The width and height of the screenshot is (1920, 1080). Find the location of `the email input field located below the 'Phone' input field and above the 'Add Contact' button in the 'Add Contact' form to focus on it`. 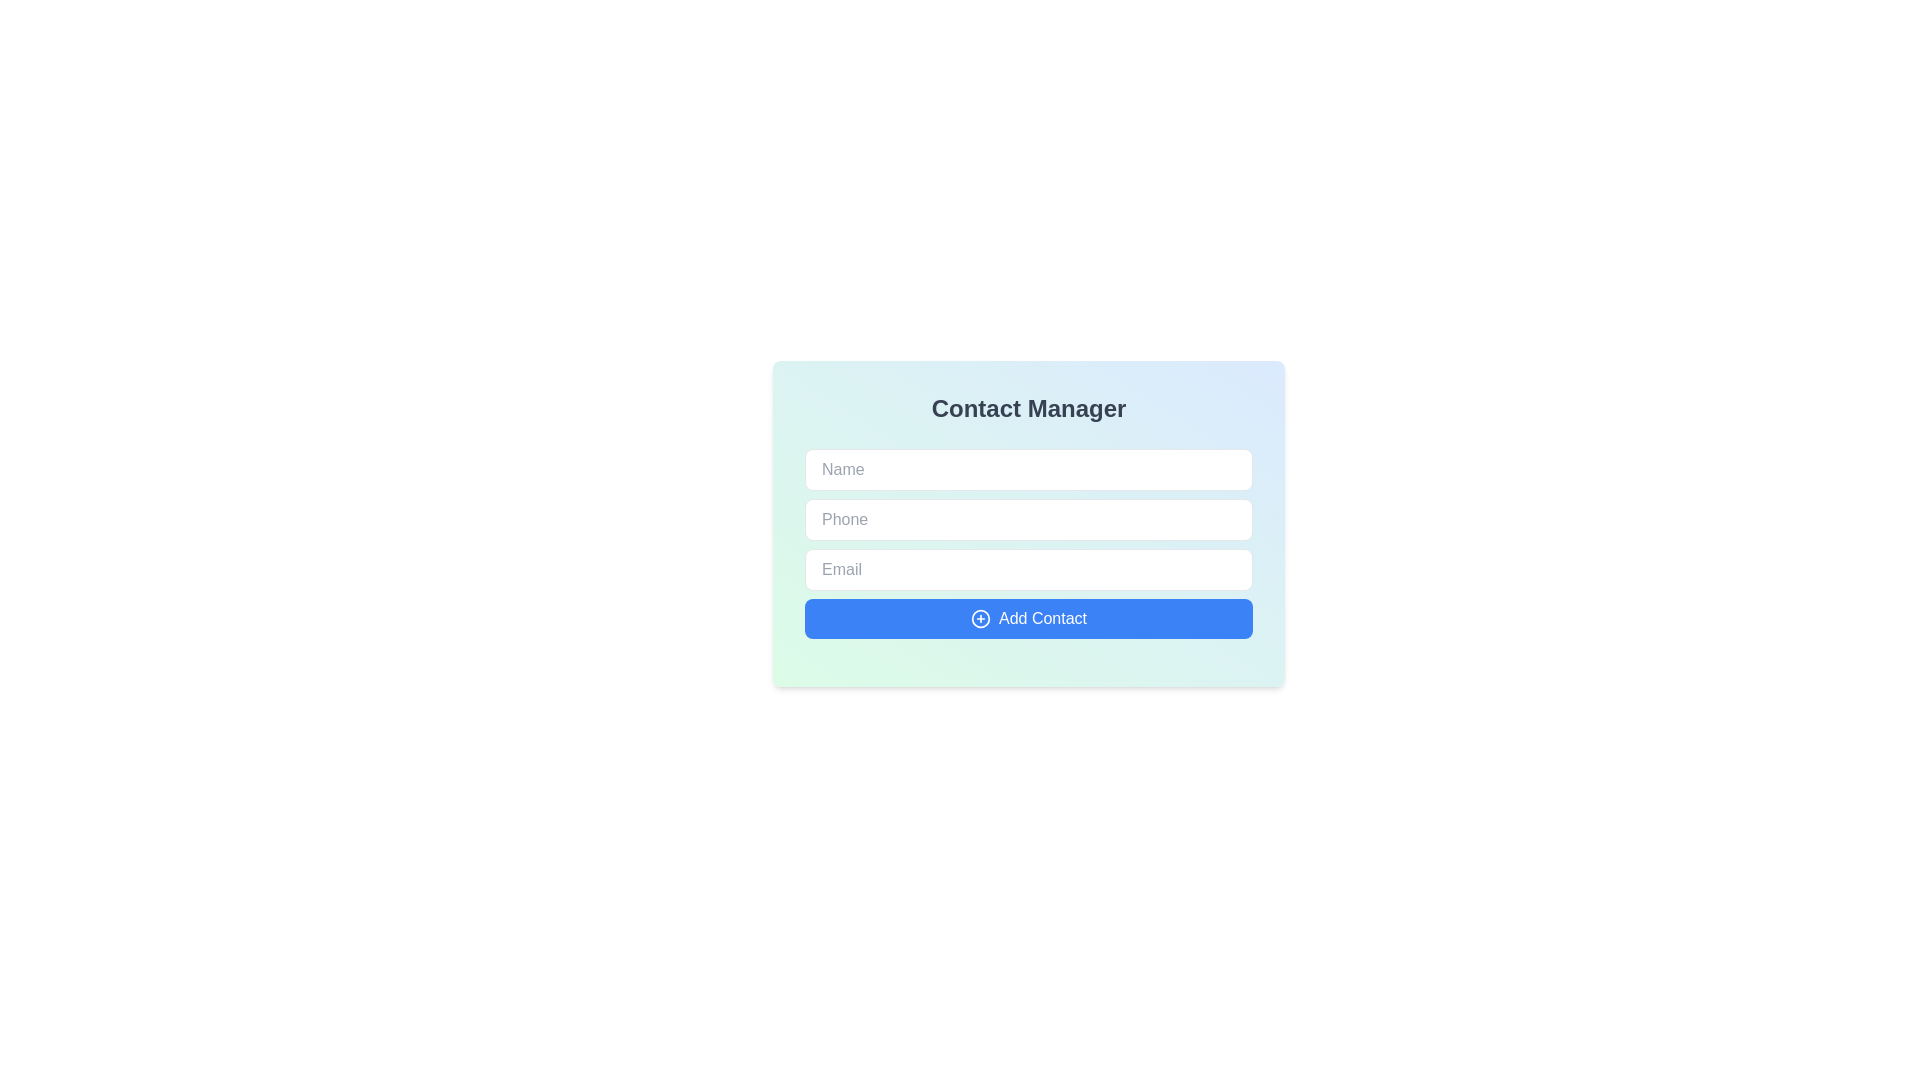

the email input field located below the 'Phone' input field and above the 'Add Contact' button in the 'Add Contact' form to focus on it is located at coordinates (1028, 570).